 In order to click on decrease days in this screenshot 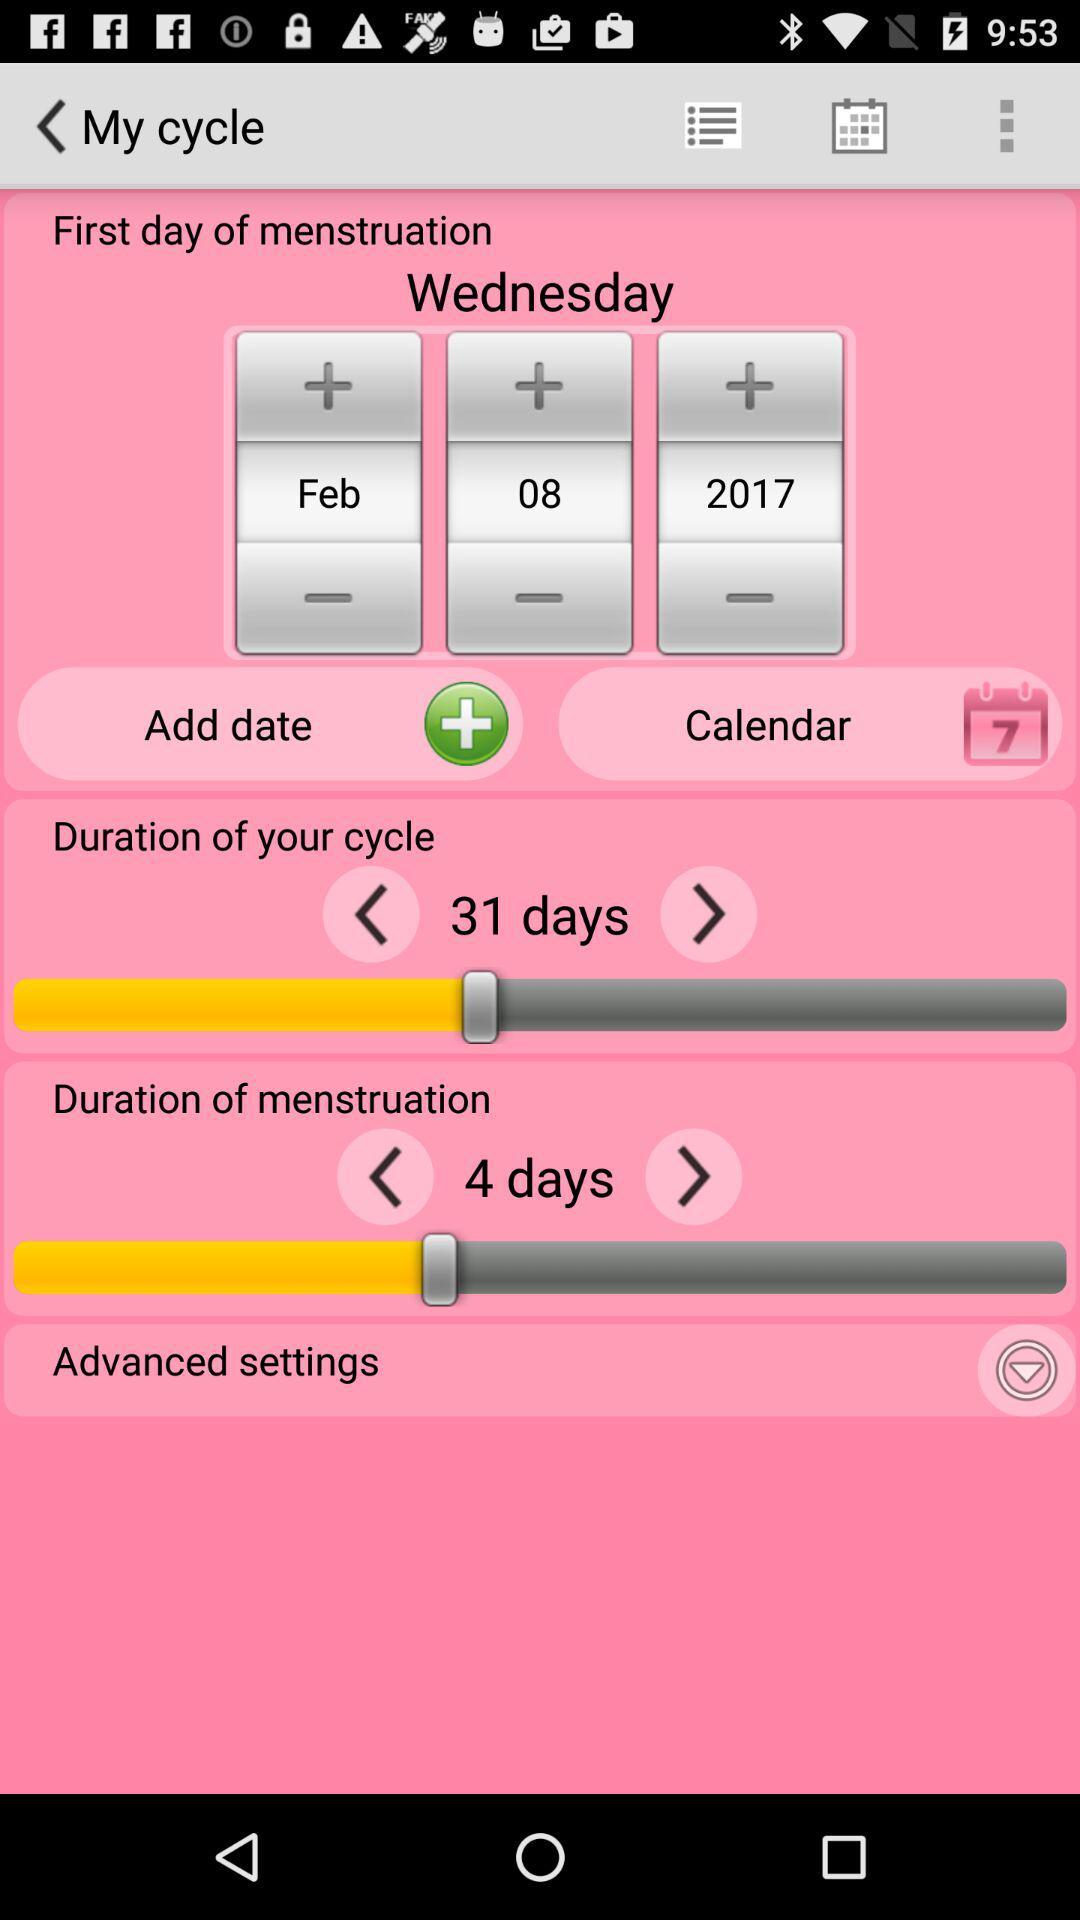, I will do `click(371, 913)`.